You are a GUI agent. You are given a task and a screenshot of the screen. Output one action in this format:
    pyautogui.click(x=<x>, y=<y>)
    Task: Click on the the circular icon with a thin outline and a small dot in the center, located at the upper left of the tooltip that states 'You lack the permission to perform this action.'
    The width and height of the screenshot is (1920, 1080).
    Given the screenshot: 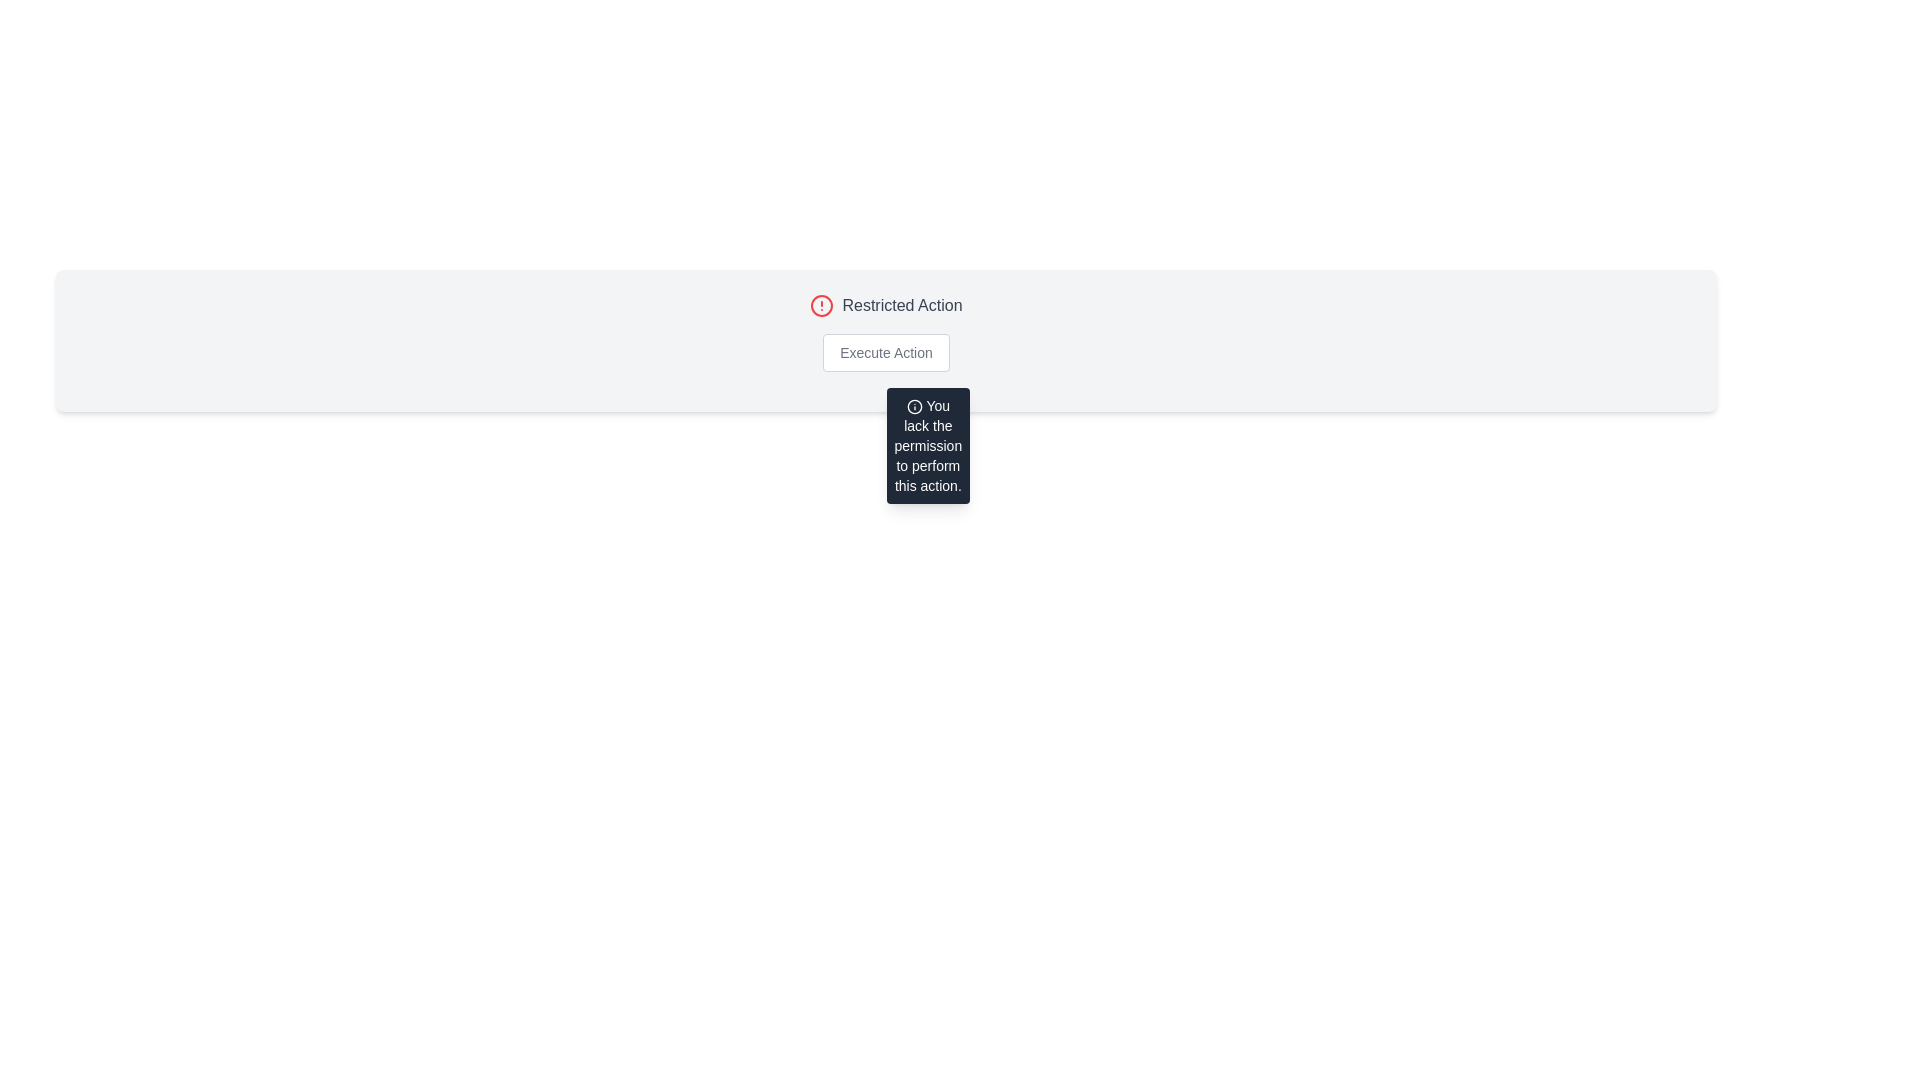 What is the action you would take?
    pyautogui.click(x=913, y=406)
    